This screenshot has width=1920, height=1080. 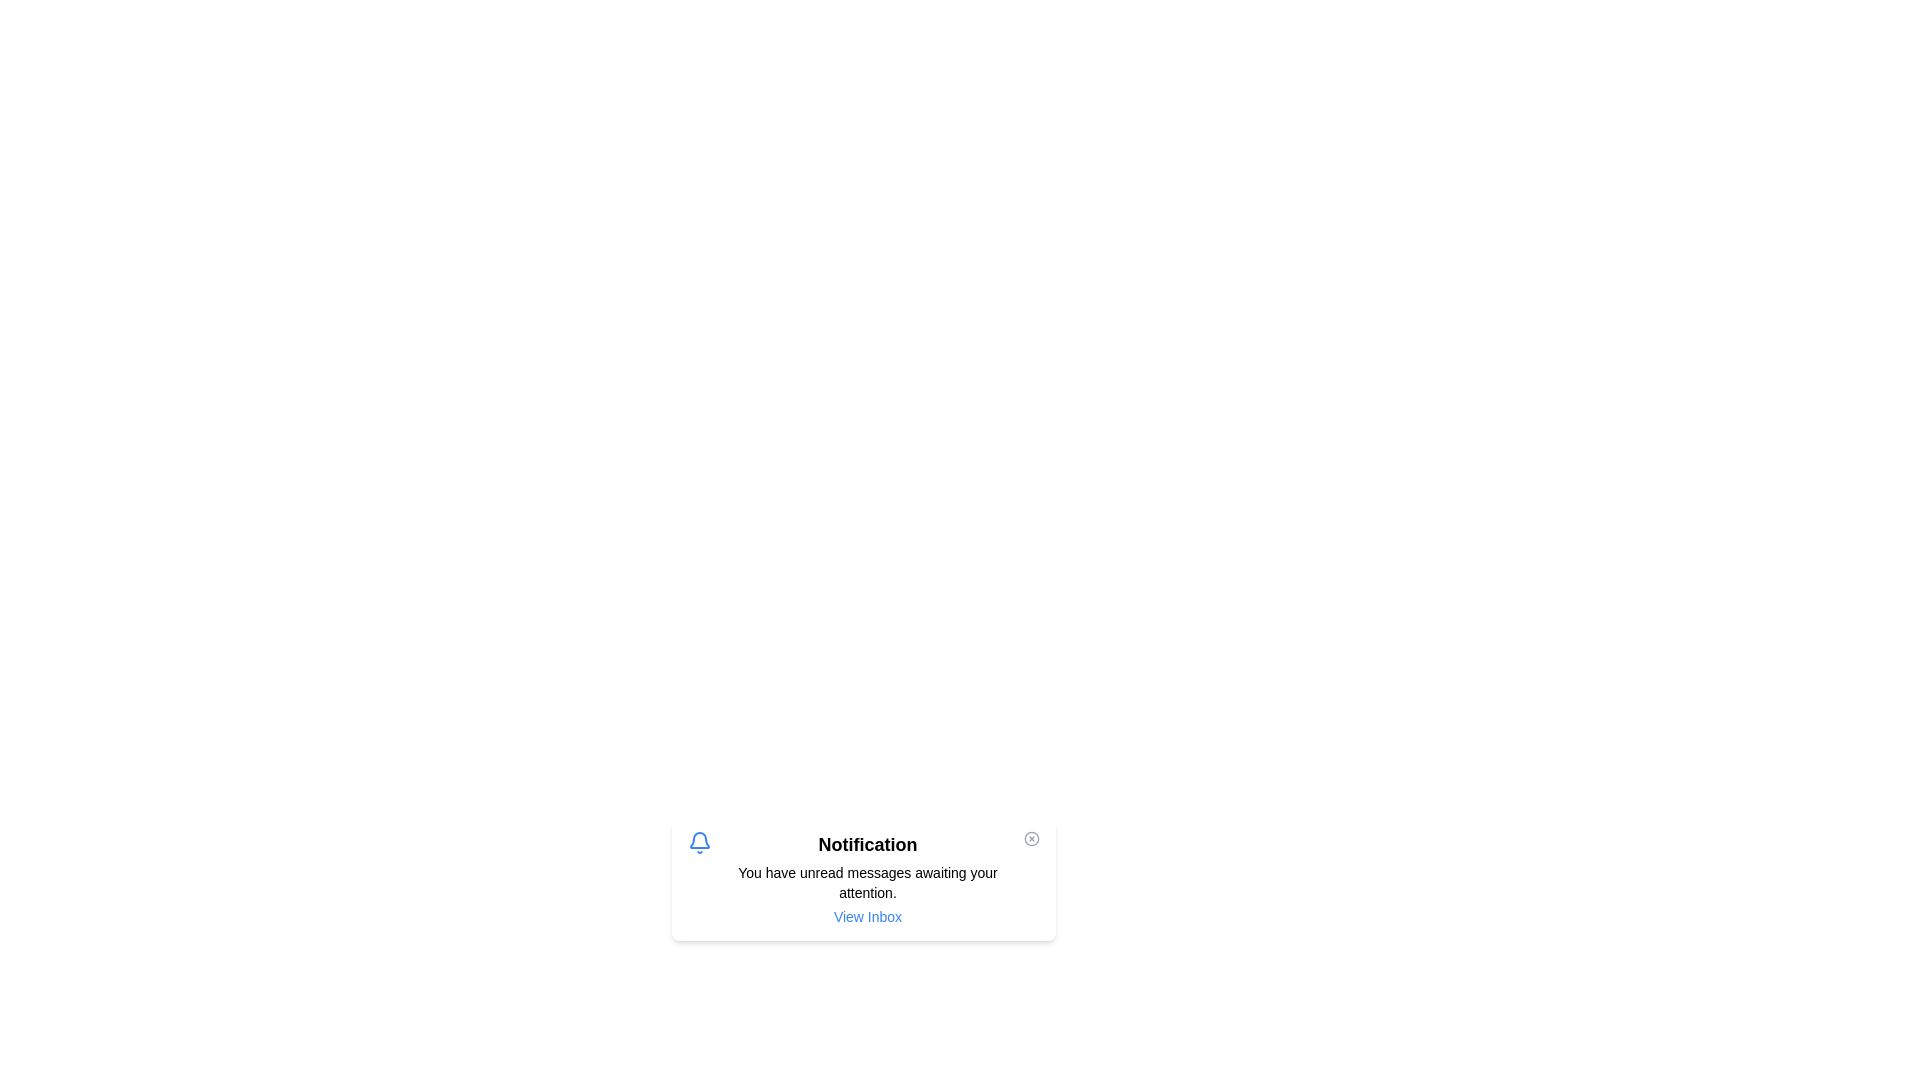 What do you see at coordinates (700, 843) in the screenshot?
I see `the blue notification bell icon located at the top-left corner of the notification card that contains the title 'Notification'` at bounding box center [700, 843].